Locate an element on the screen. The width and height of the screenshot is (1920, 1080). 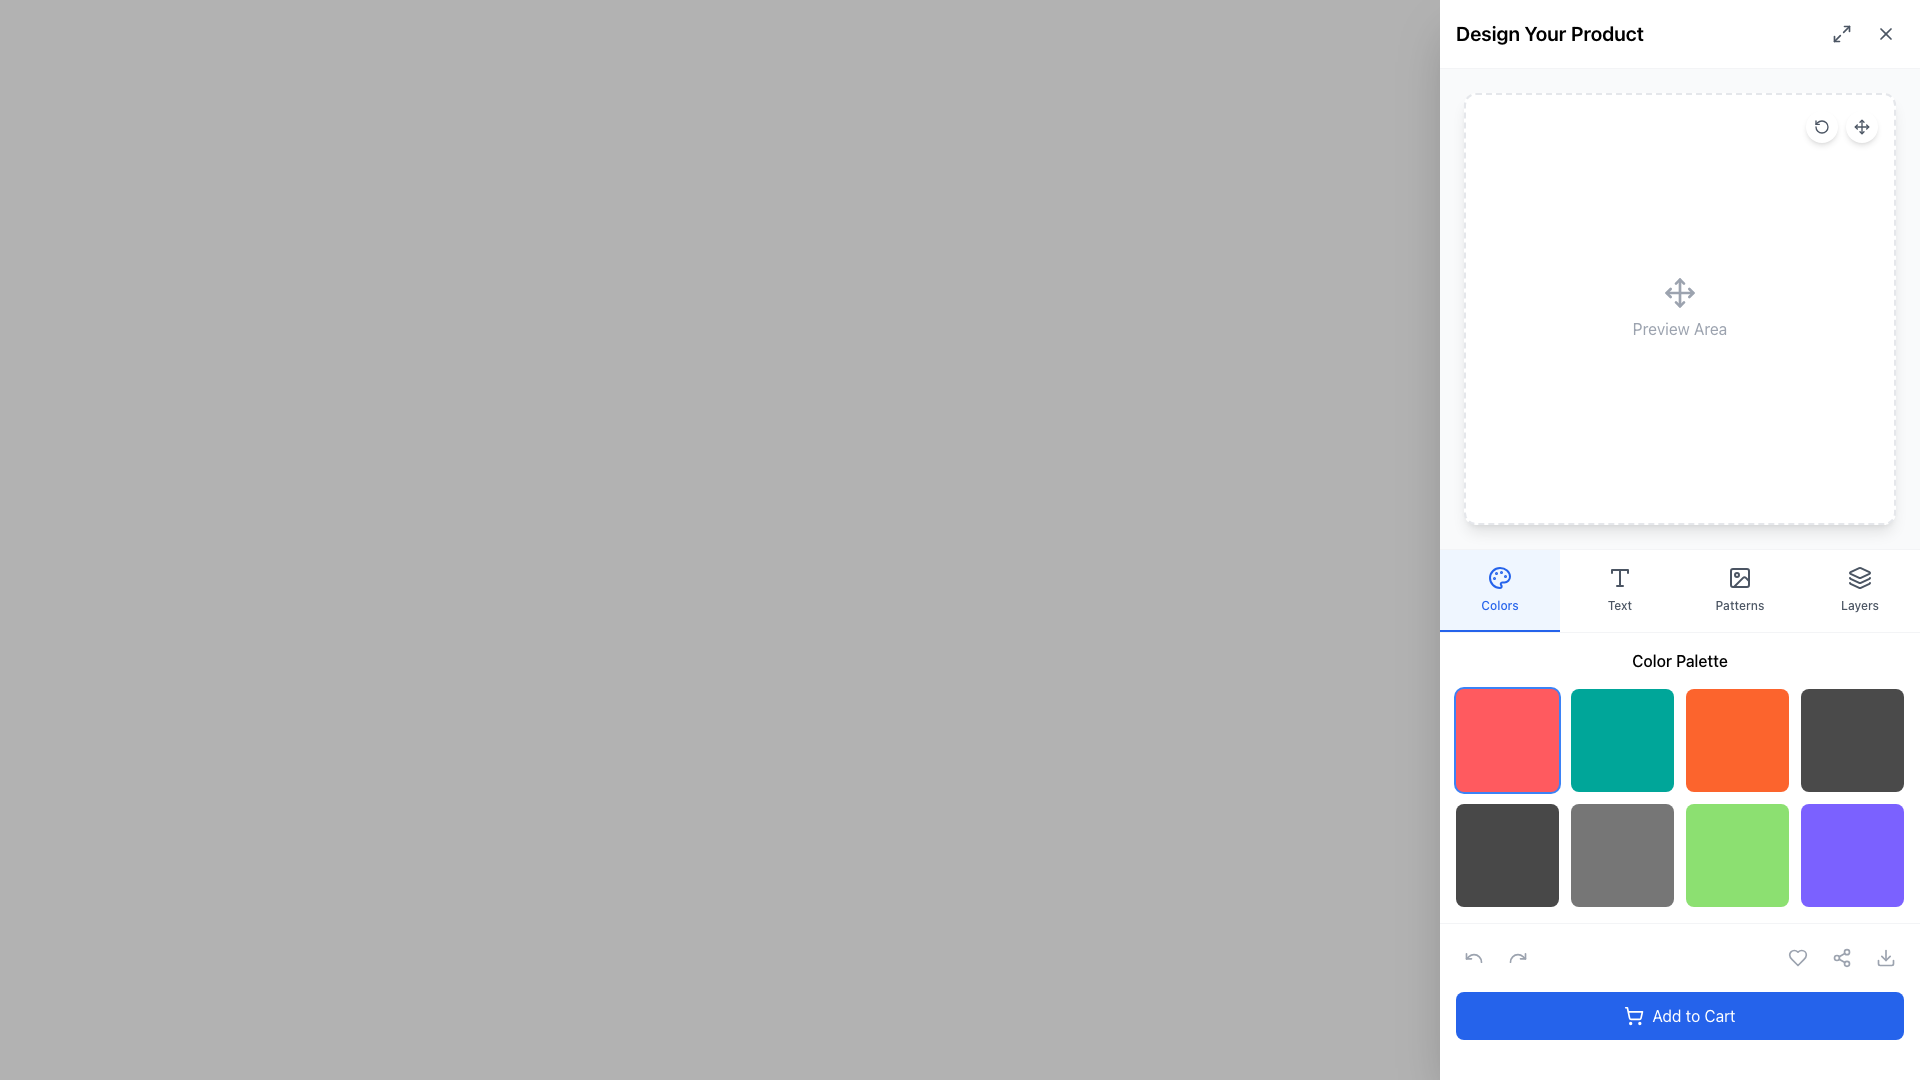
the move icon located in the central working canvas of the design tool to reposition elements within the preview area is located at coordinates (1680, 308).